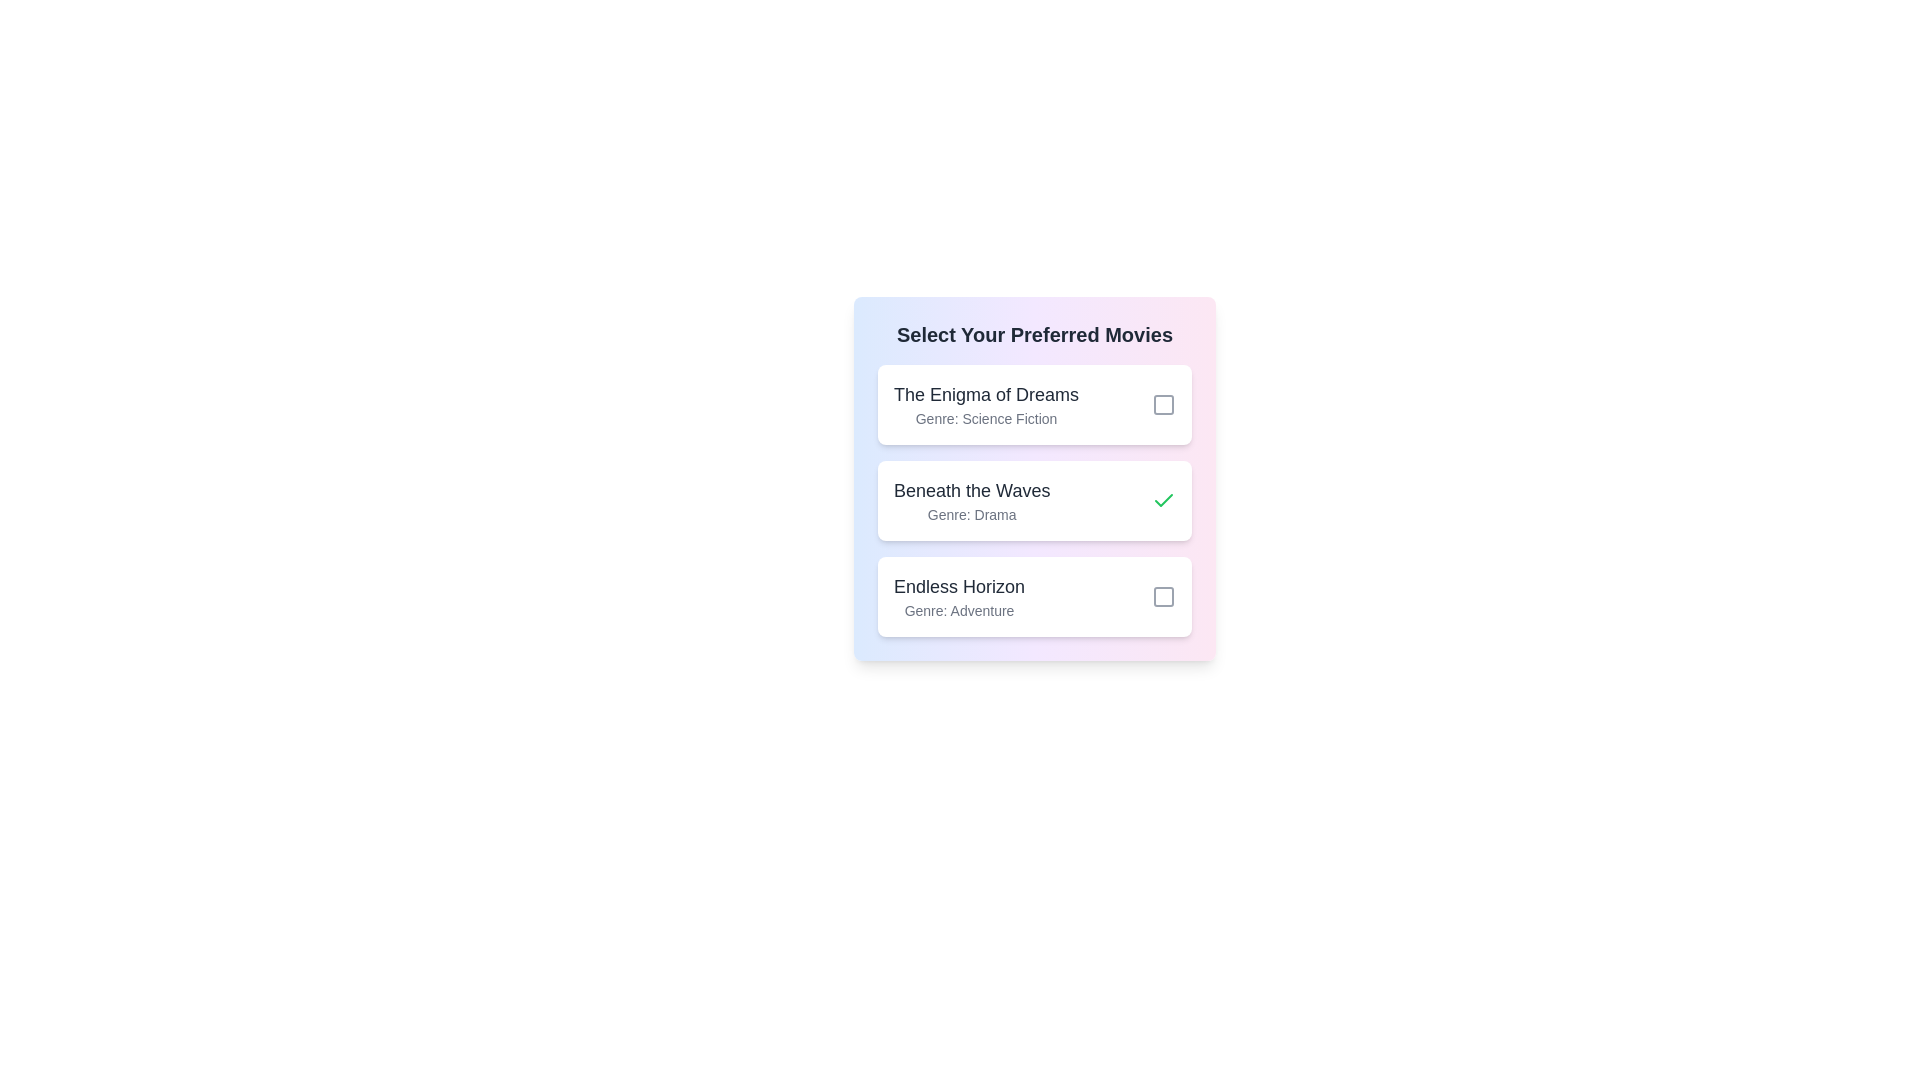 The image size is (1920, 1080). Describe the element at coordinates (1035, 500) in the screenshot. I see `the list item corresponding to Beneath the Waves` at that location.